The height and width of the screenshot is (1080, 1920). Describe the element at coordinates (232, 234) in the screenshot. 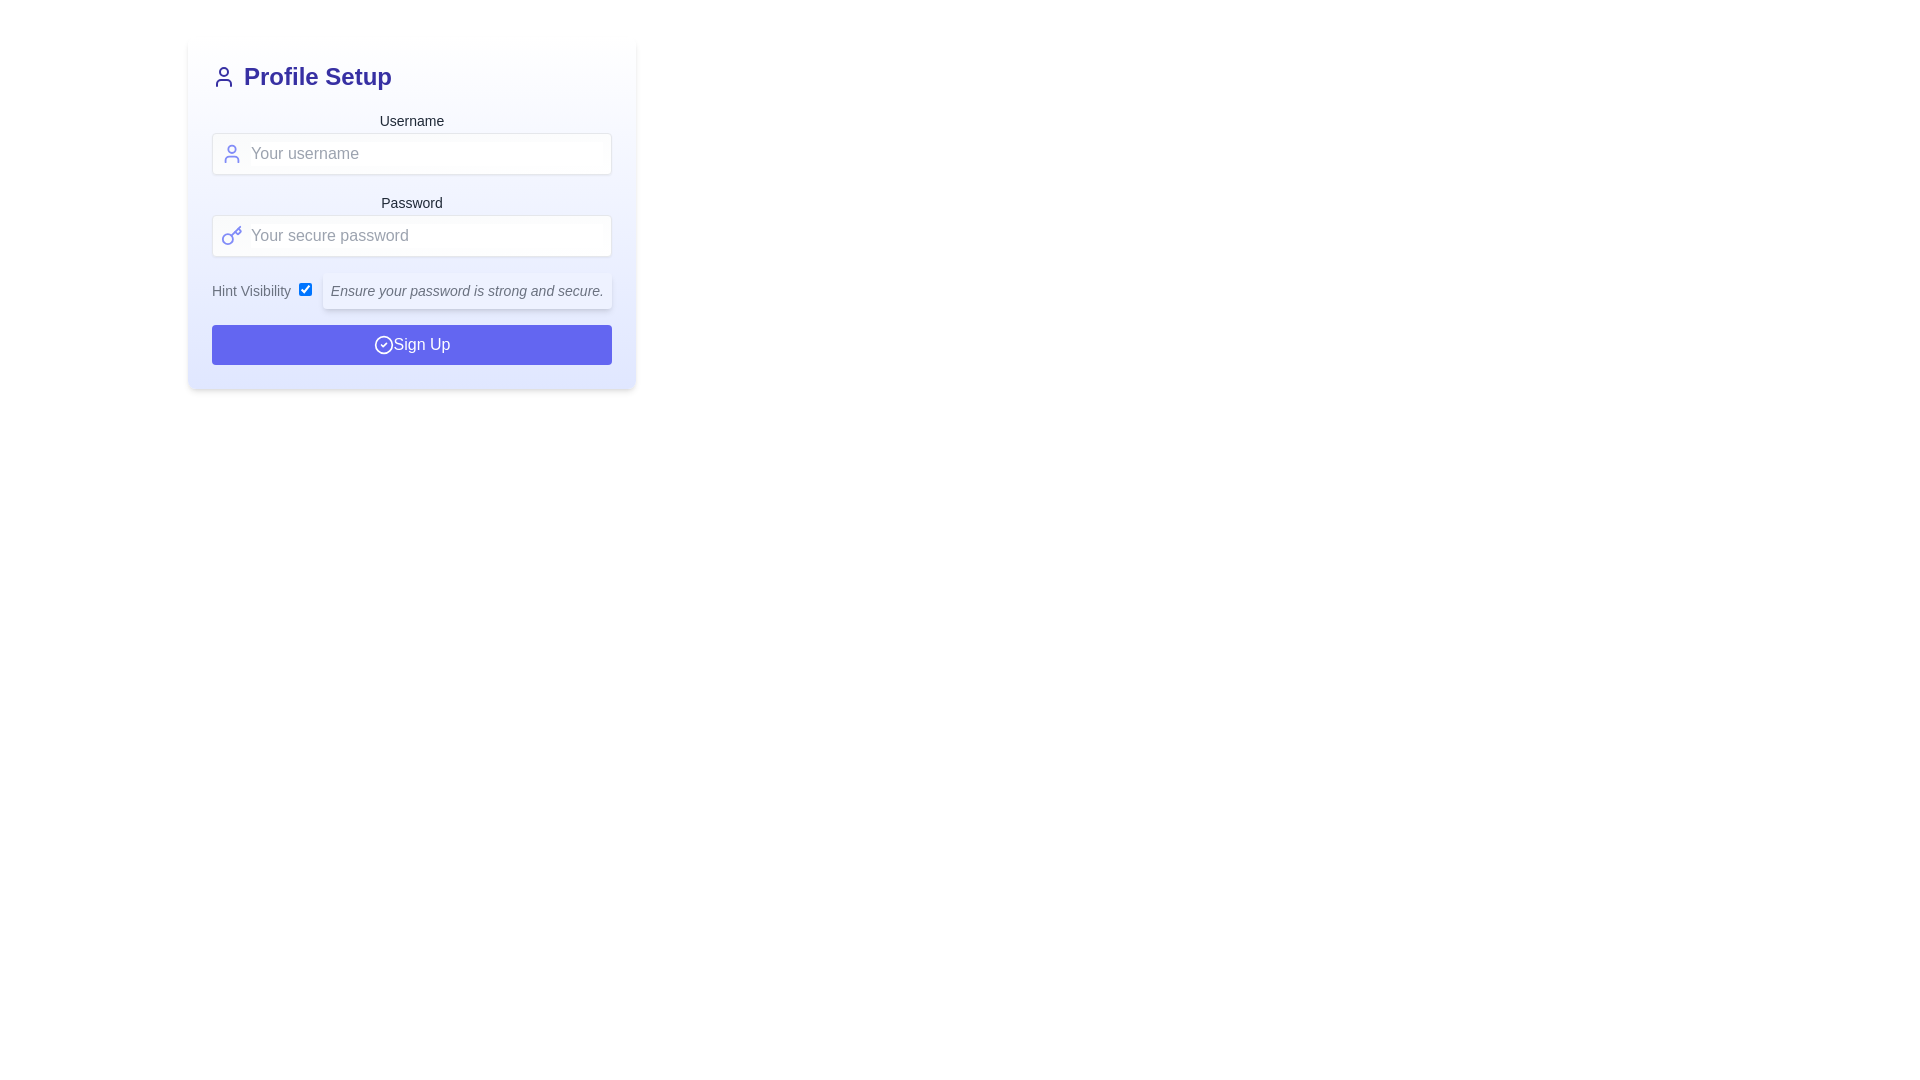

I see `the key-shaped icon with a blue hue located` at that location.